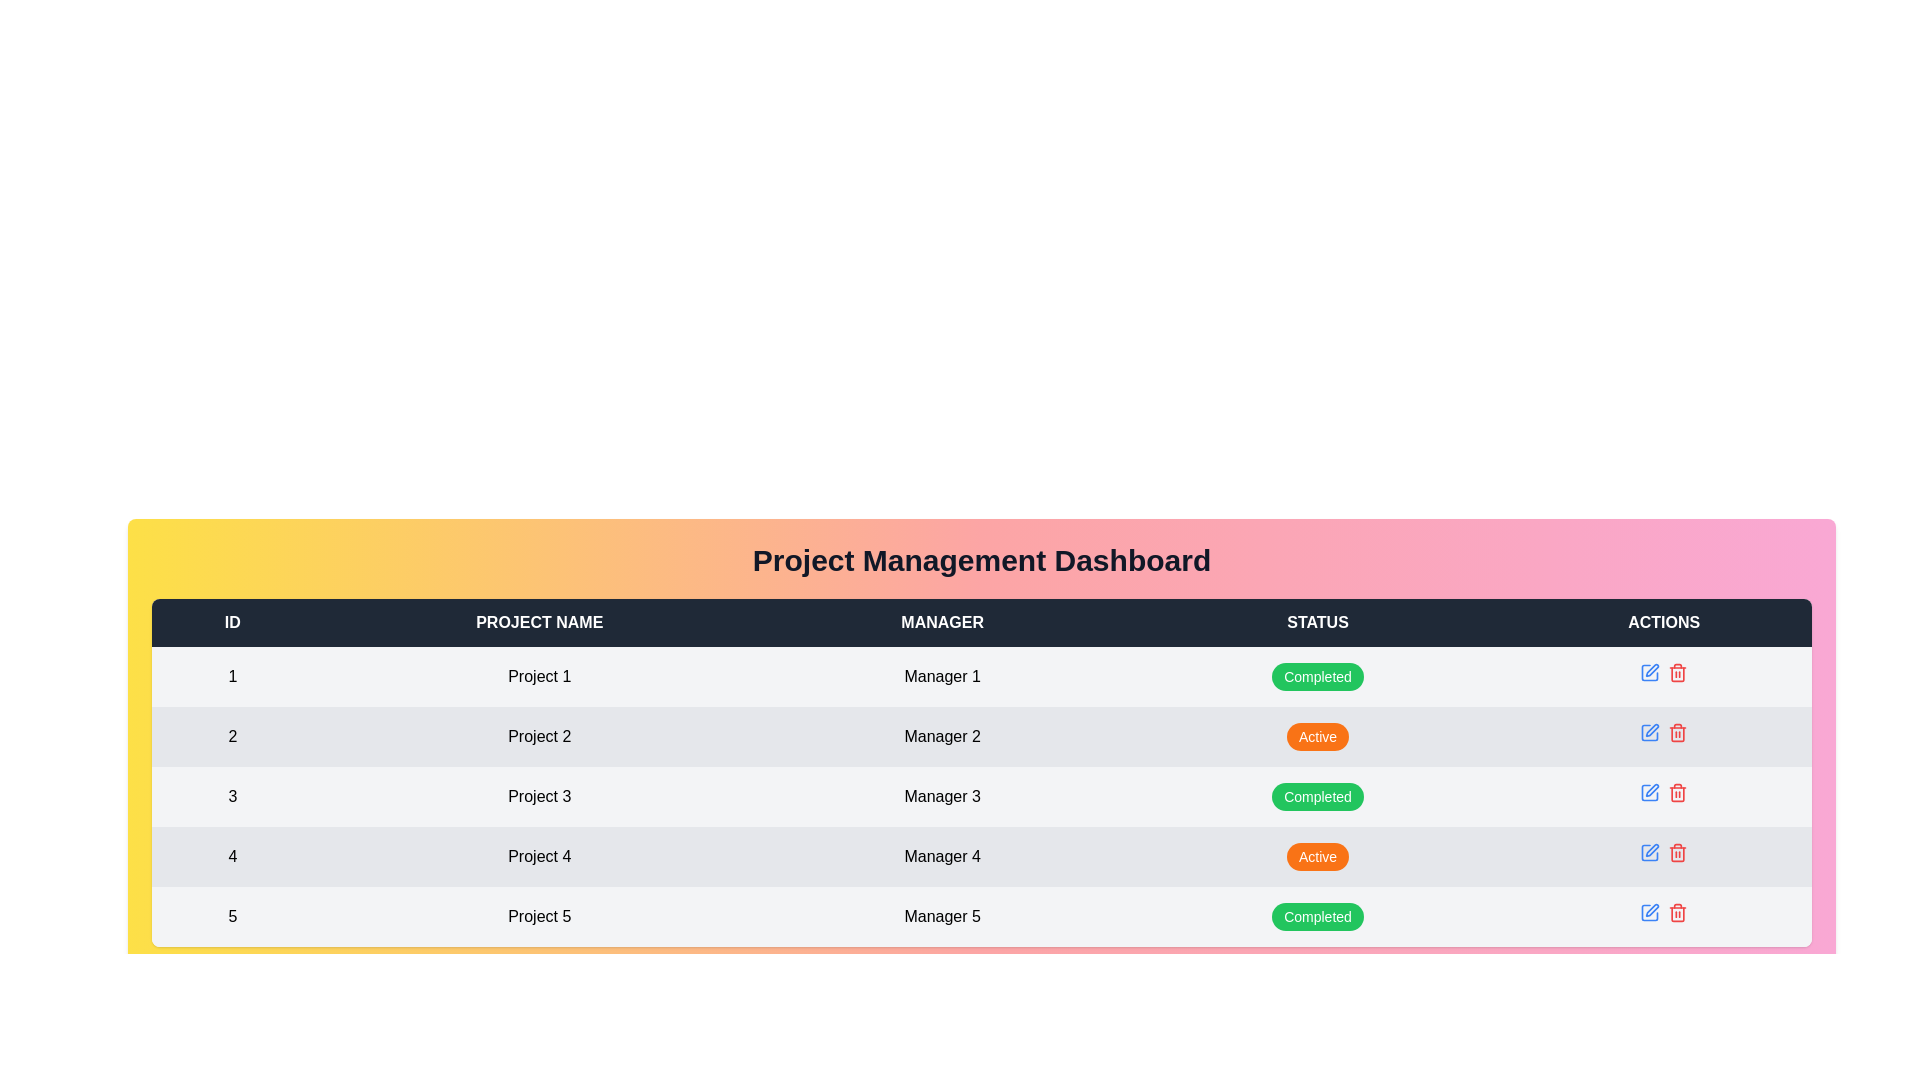  What do you see at coordinates (1318, 917) in the screenshot?
I see `the green button labeled 'Completed' in the STATUS column of the fifth row of the table, which is positioned between 'Manager 5' and the ACTIONS section` at bounding box center [1318, 917].